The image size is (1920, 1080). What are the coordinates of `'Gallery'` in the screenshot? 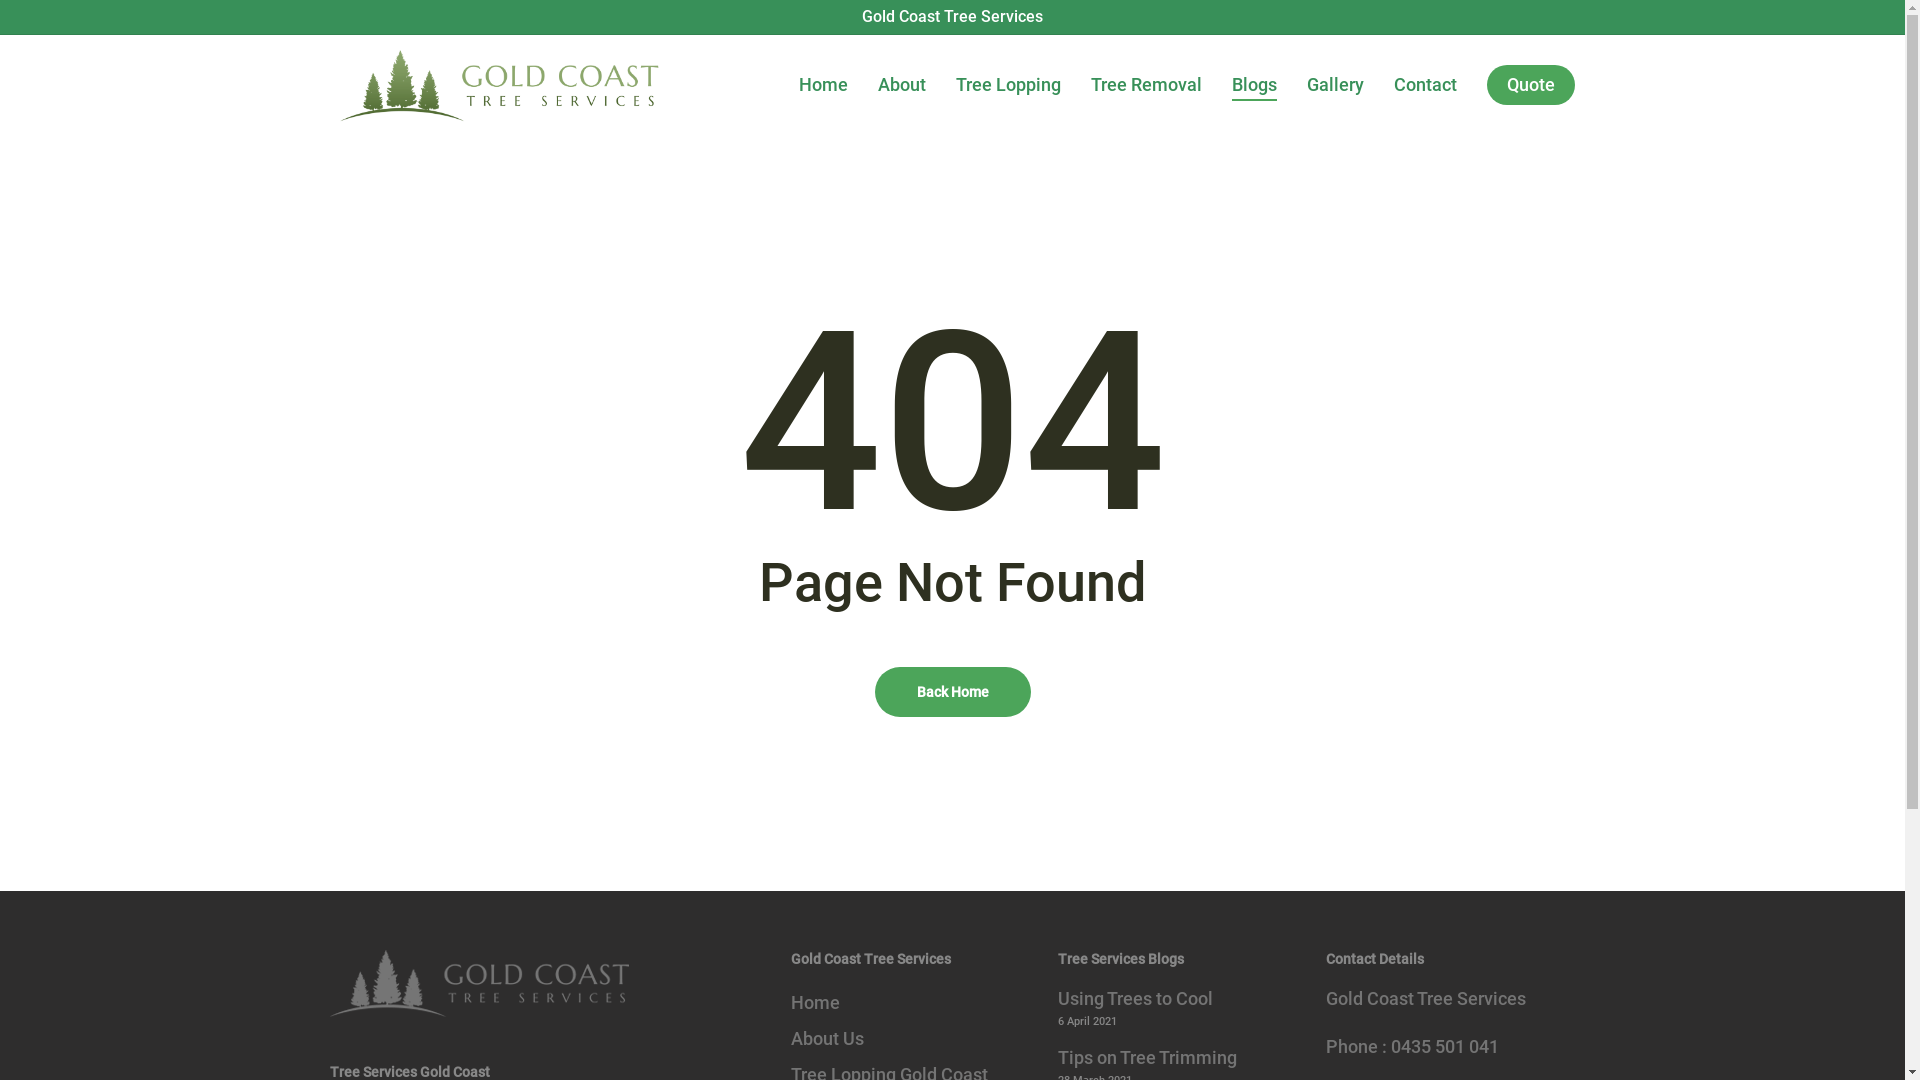 It's located at (1335, 83).